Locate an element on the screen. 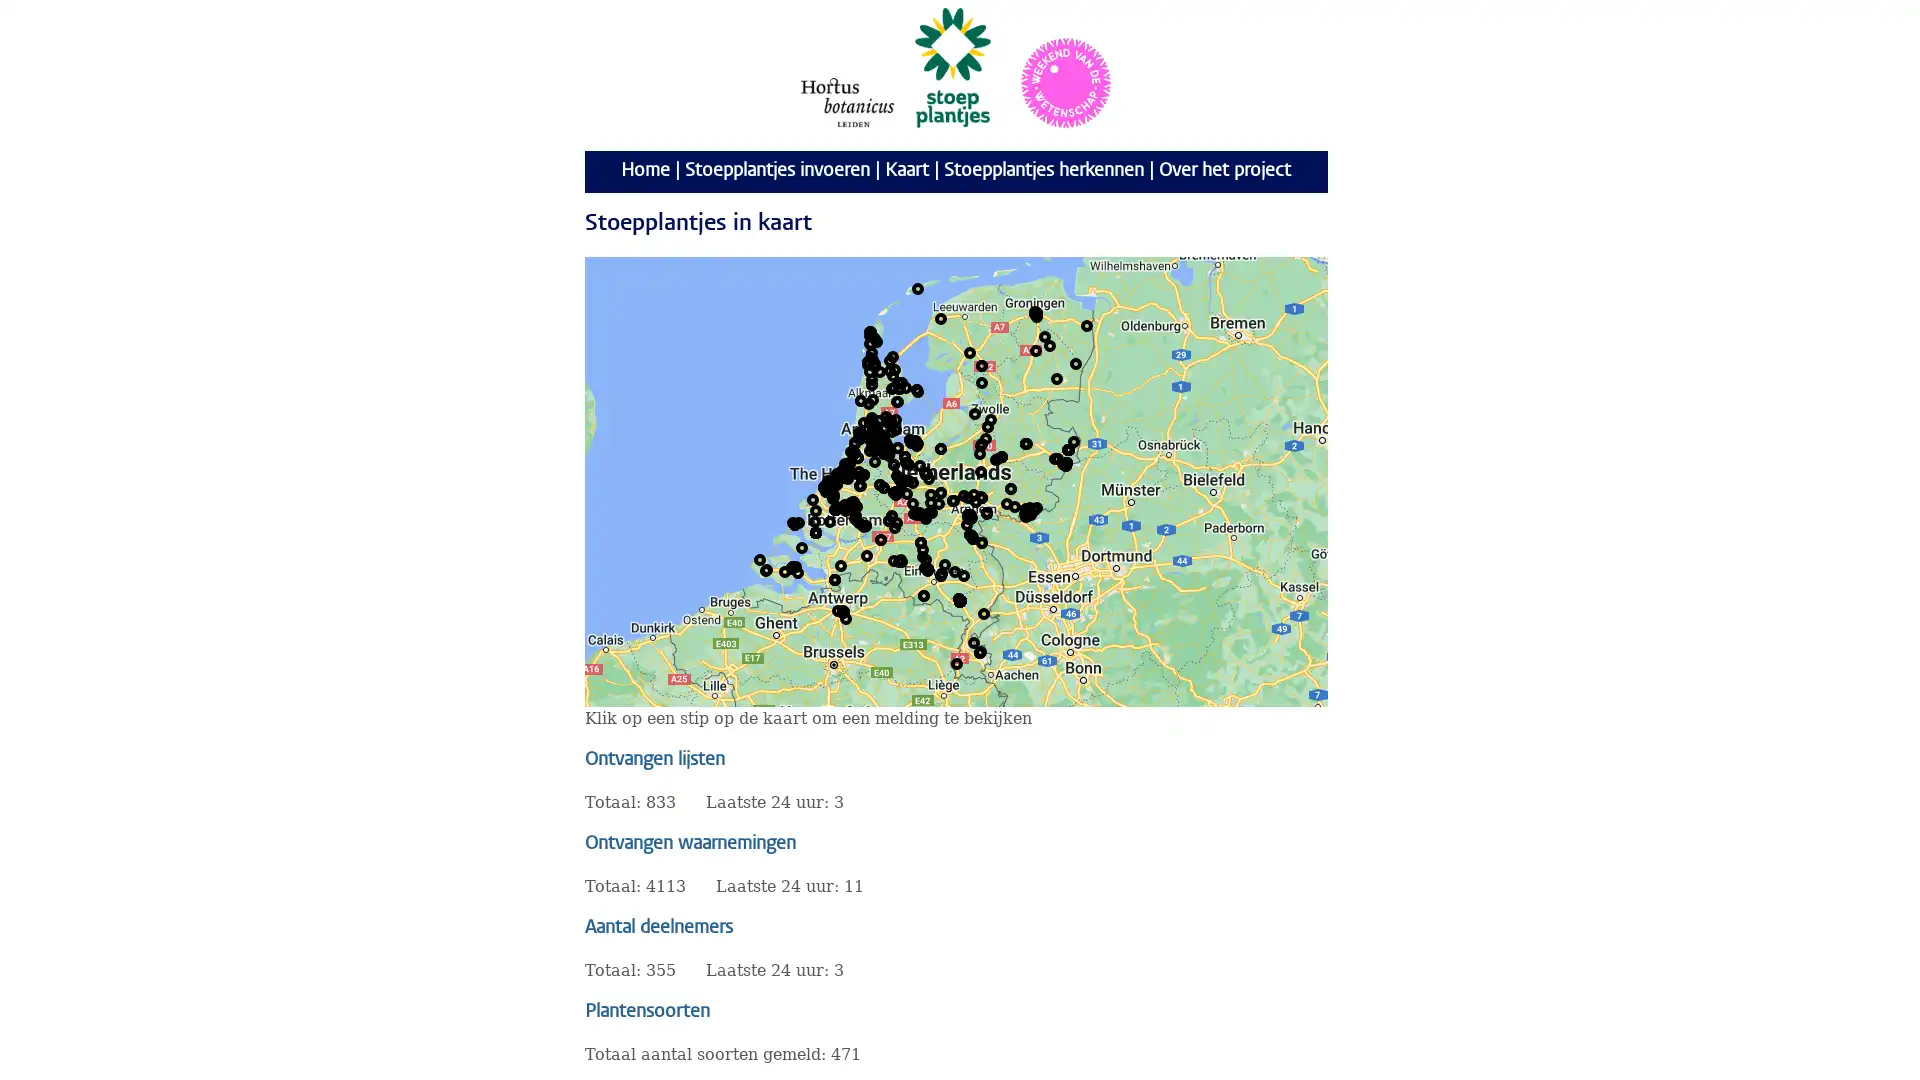 This screenshot has width=1920, height=1080. Telling van Madelief op 24 oktober 2021 is located at coordinates (839, 474).